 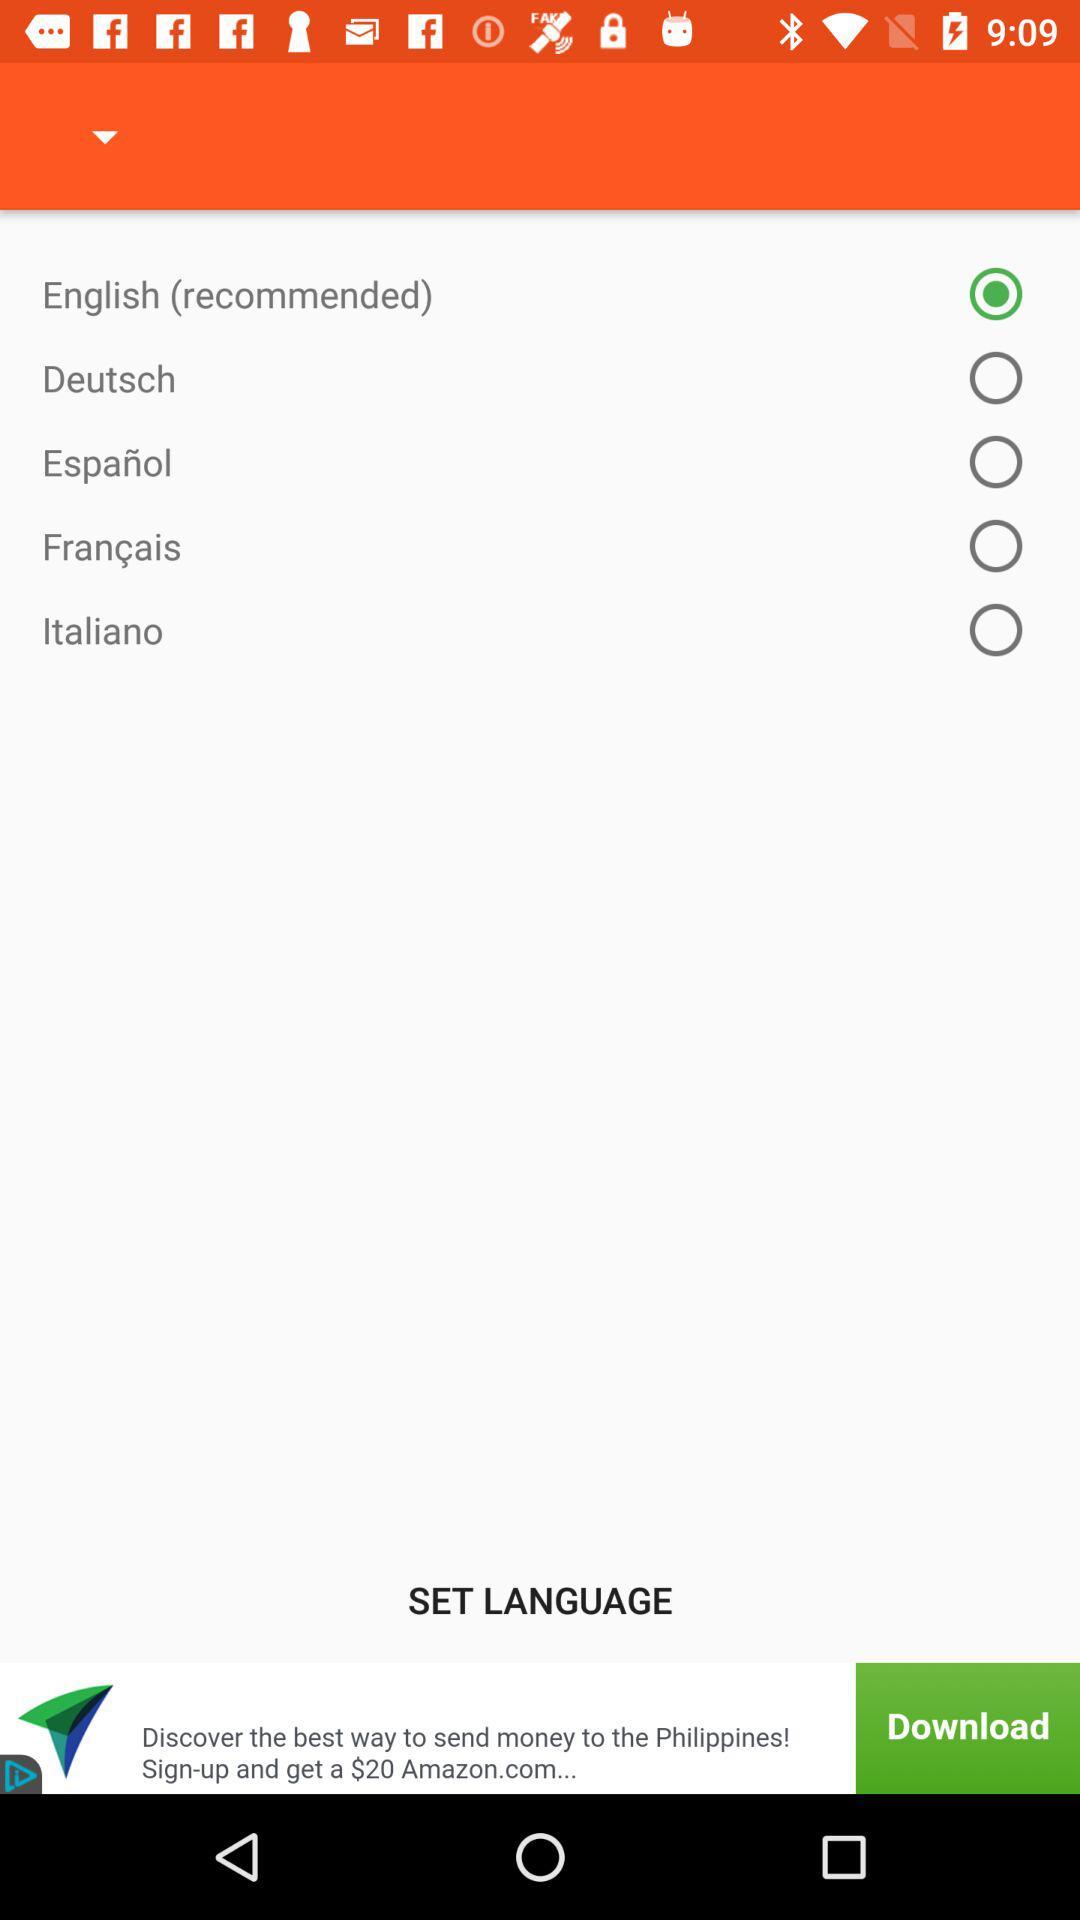 I want to click on set language item, so click(x=540, y=1598).